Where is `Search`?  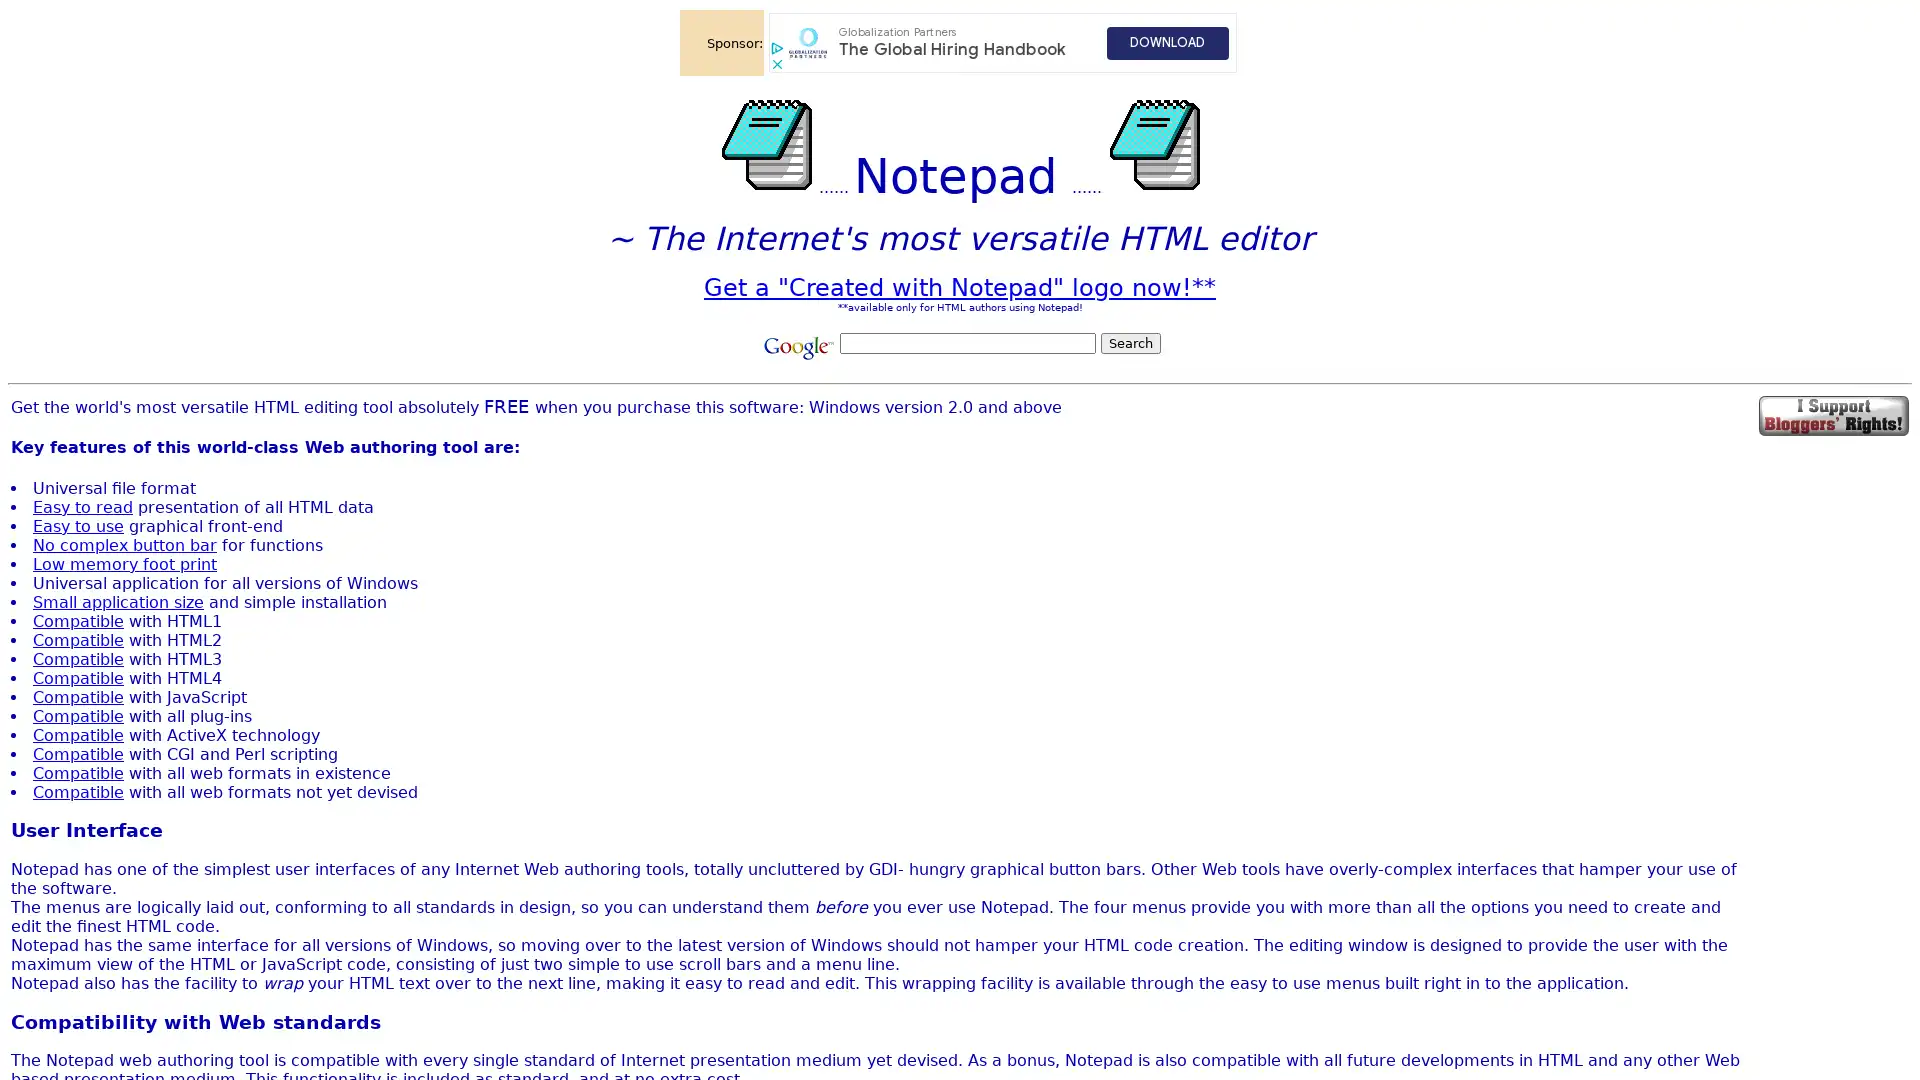
Search is located at coordinates (1129, 342).